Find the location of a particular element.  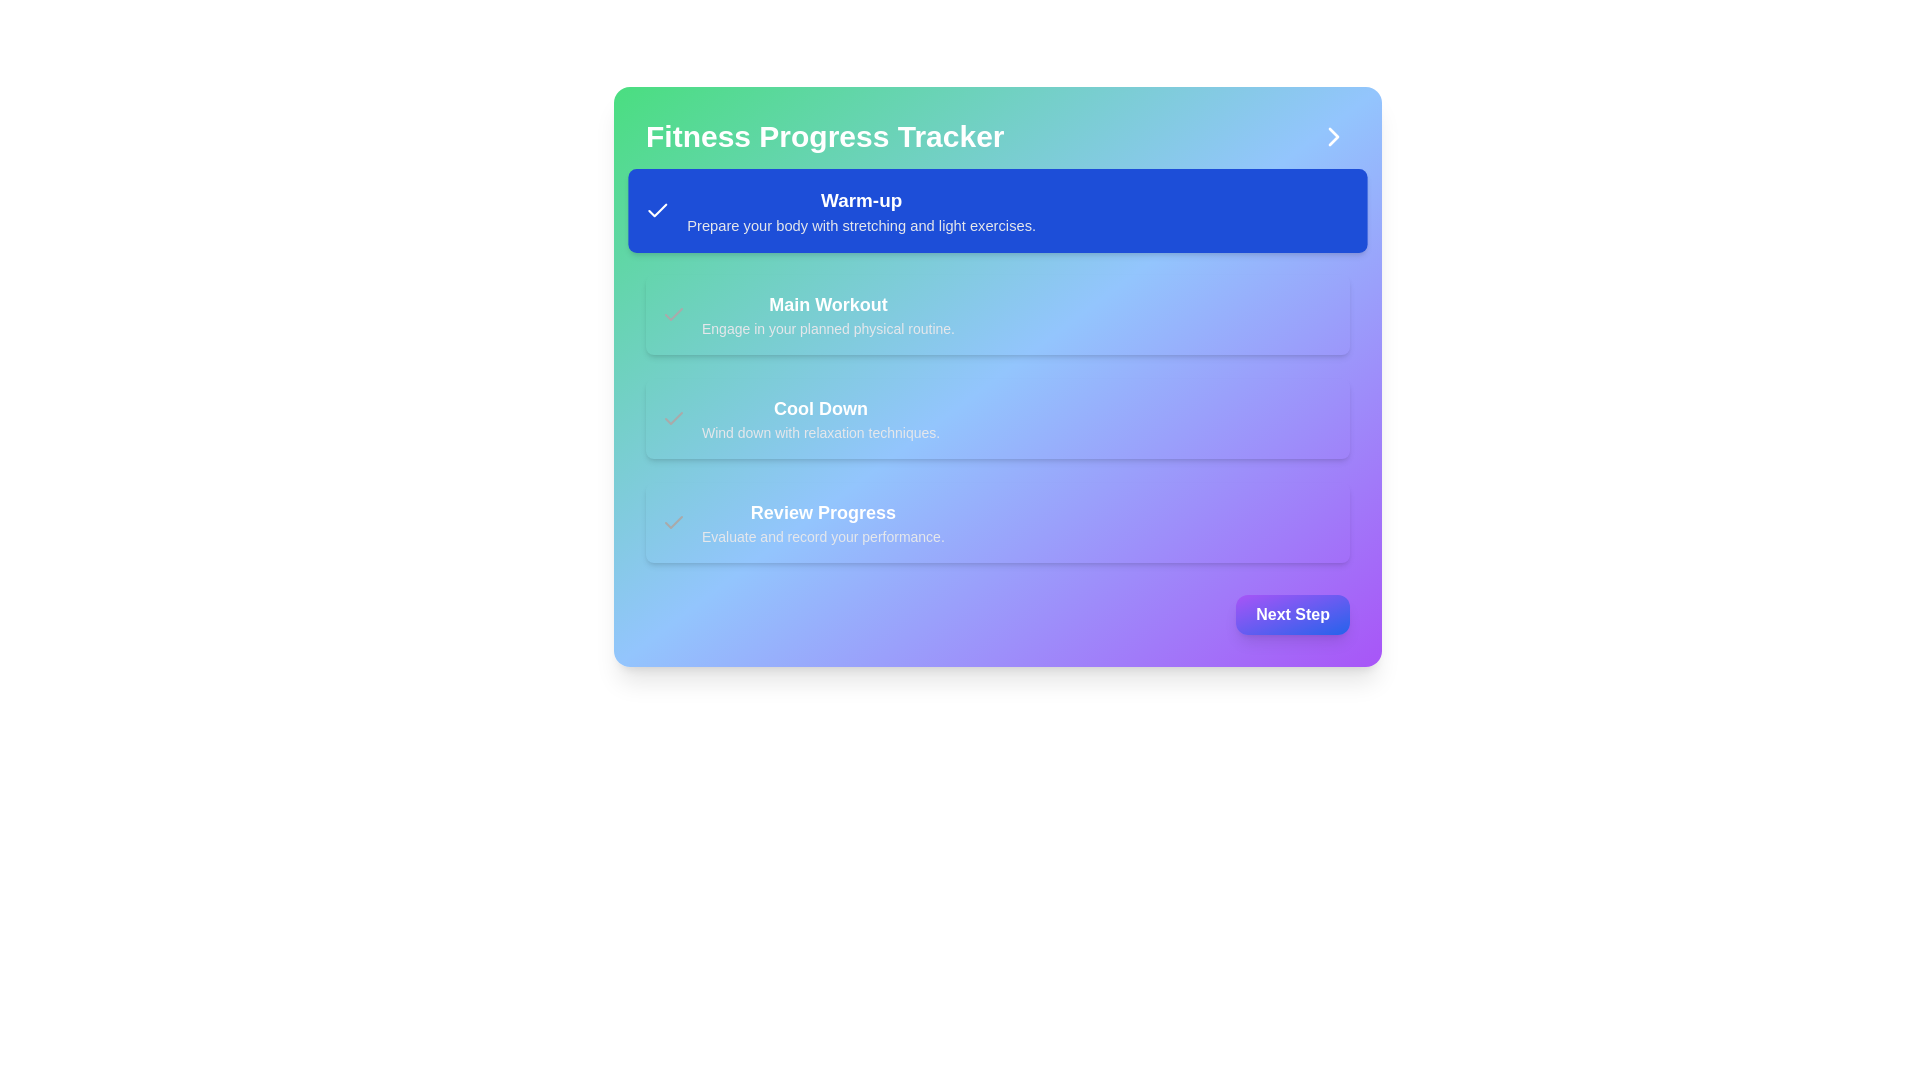

the small checkmark icon with a white outline on a blue background located in the upper left corner of the 'Warm-up' section is located at coordinates (657, 210).